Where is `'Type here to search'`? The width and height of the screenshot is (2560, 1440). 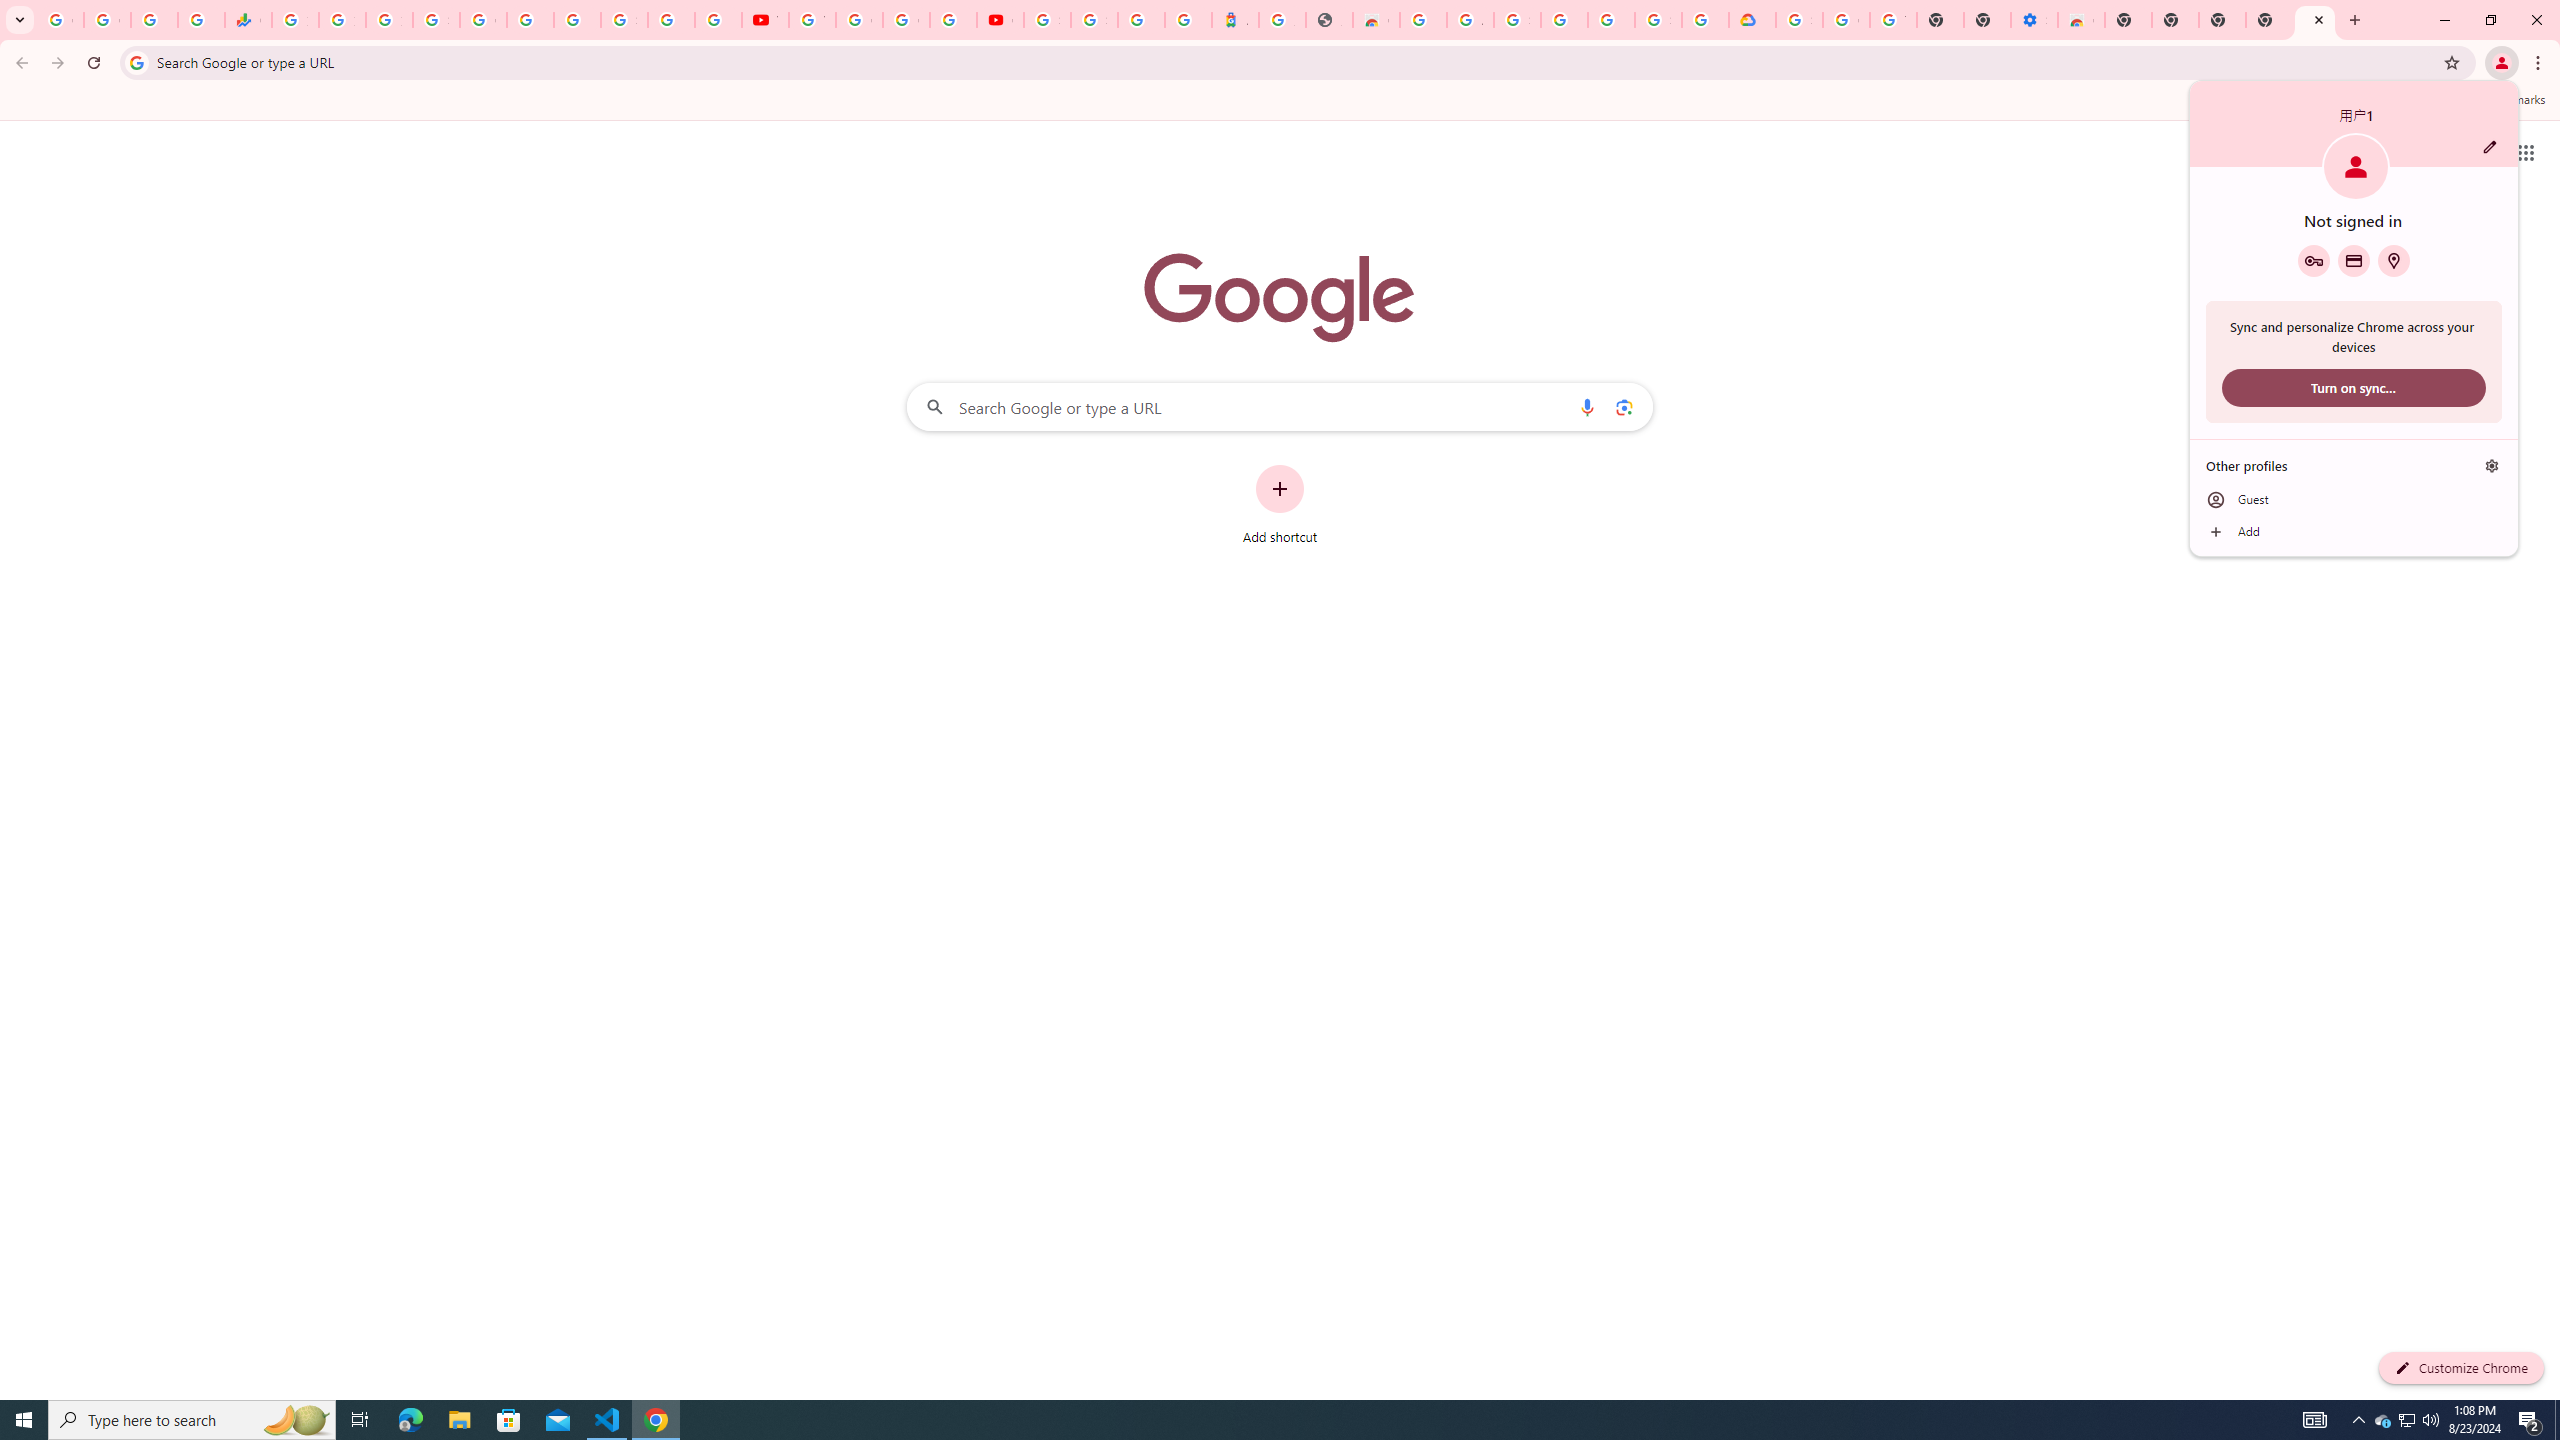 'Type here to search' is located at coordinates (191, 1418).